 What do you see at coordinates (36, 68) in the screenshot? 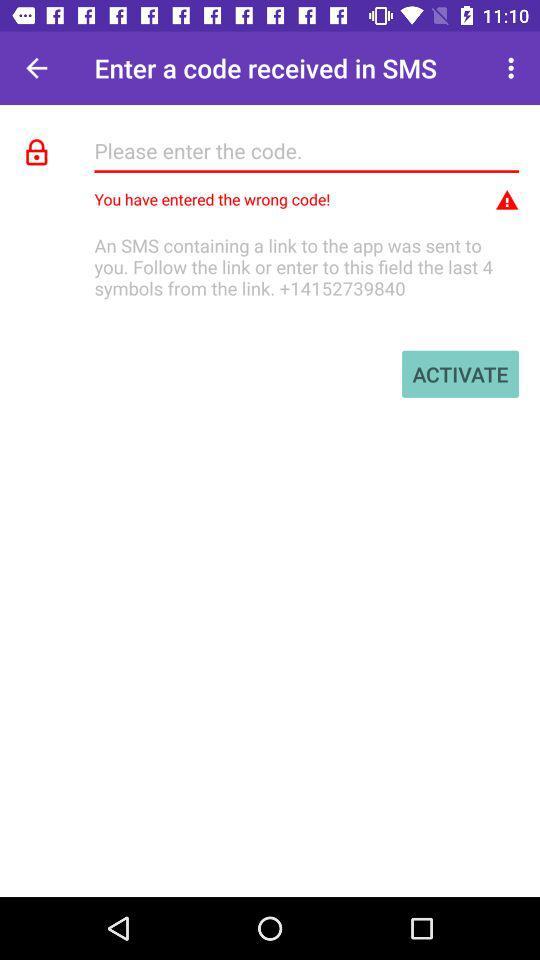
I see `previous` at bounding box center [36, 68].